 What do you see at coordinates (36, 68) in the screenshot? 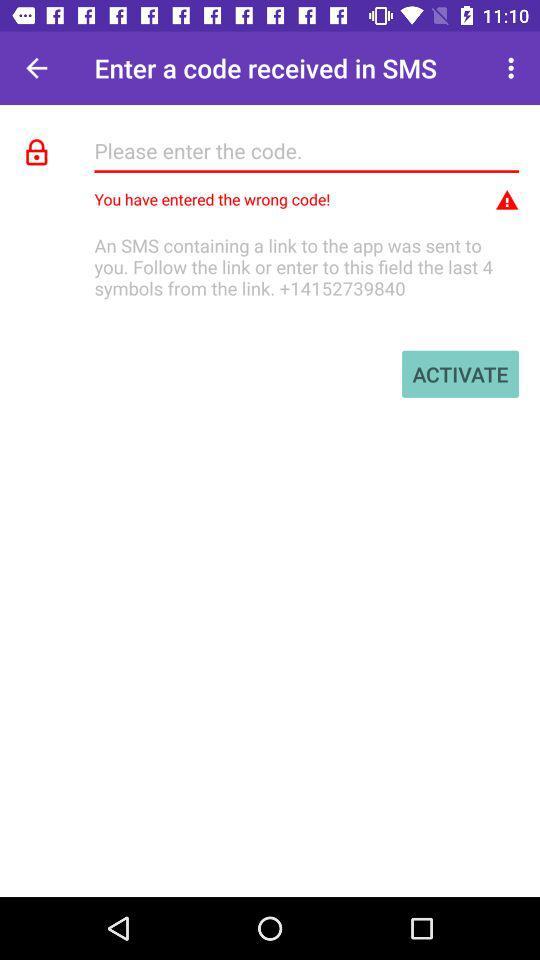
I see `previous` at bounding box center [36, 68].